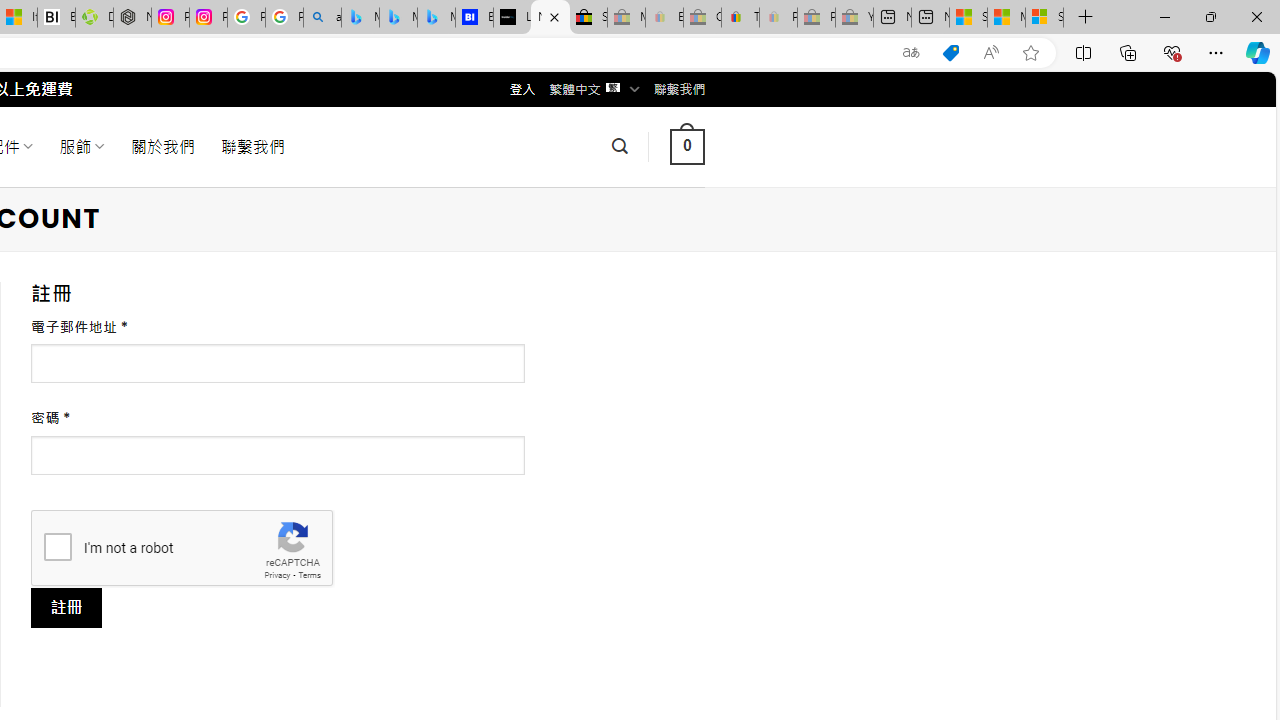  Describe the element at coordinates (131, 17) in the screenshot. I see `'Nordace - Nordace Edin Collection'` at that location.